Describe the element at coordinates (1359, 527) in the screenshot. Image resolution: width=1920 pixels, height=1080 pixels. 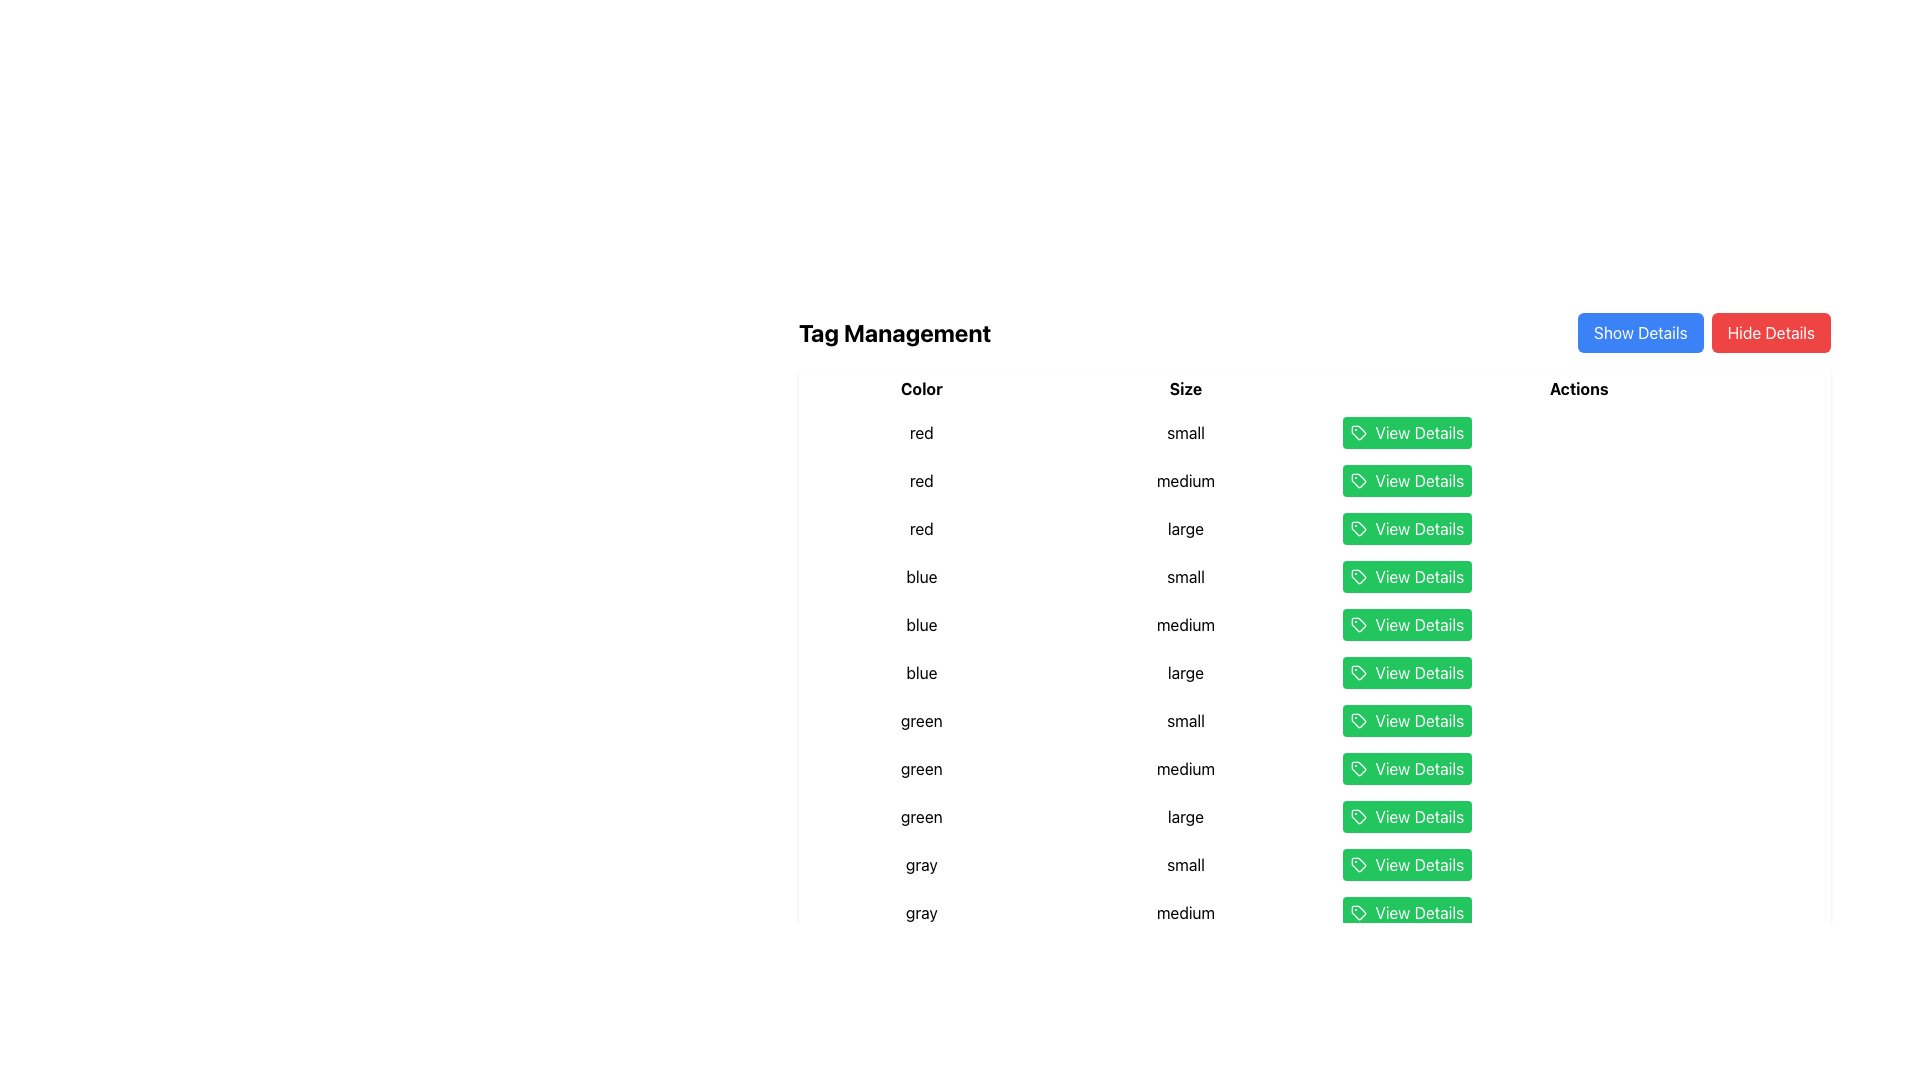
I see `the tag-shaped icon that is part of the 'View Details' button, located on the right-hand side of a table row in the Actions column, adjacent to the text 'View Details'` at that location.